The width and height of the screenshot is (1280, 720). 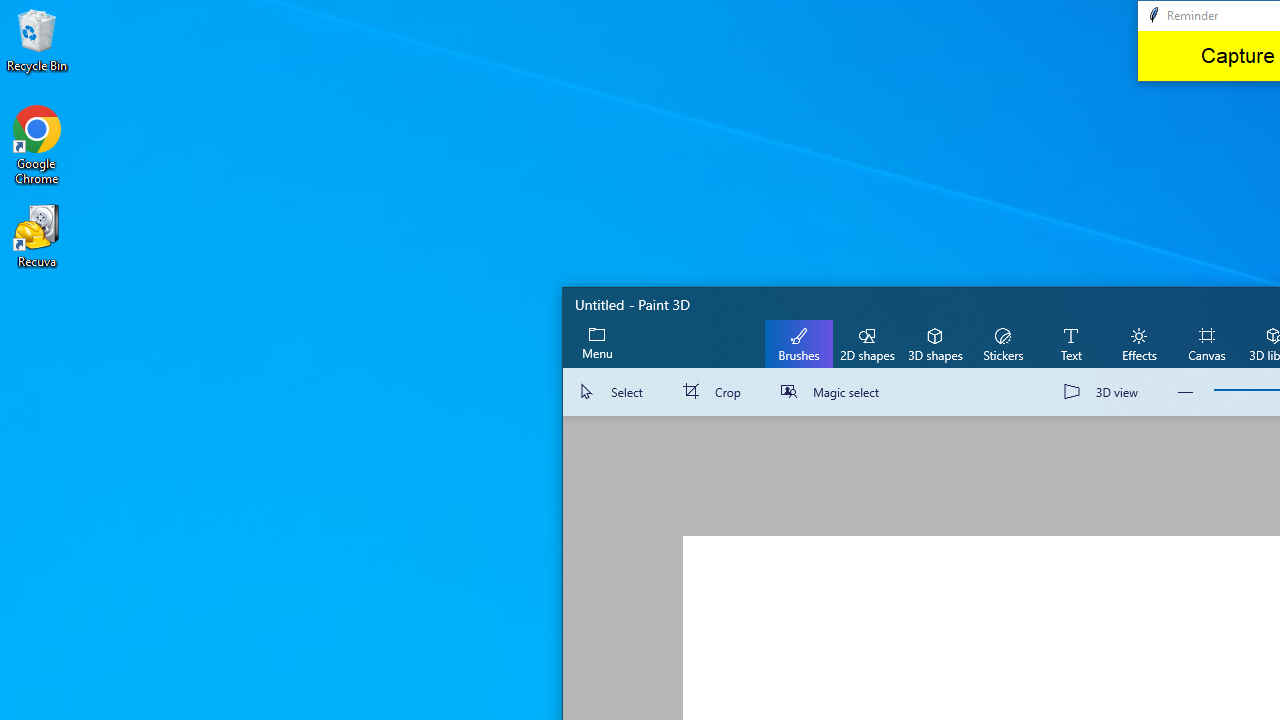 What do you see at coordinates (1104, 392) in the screenshot?
I see `'3D view'` at bounding box center [1104, 392].